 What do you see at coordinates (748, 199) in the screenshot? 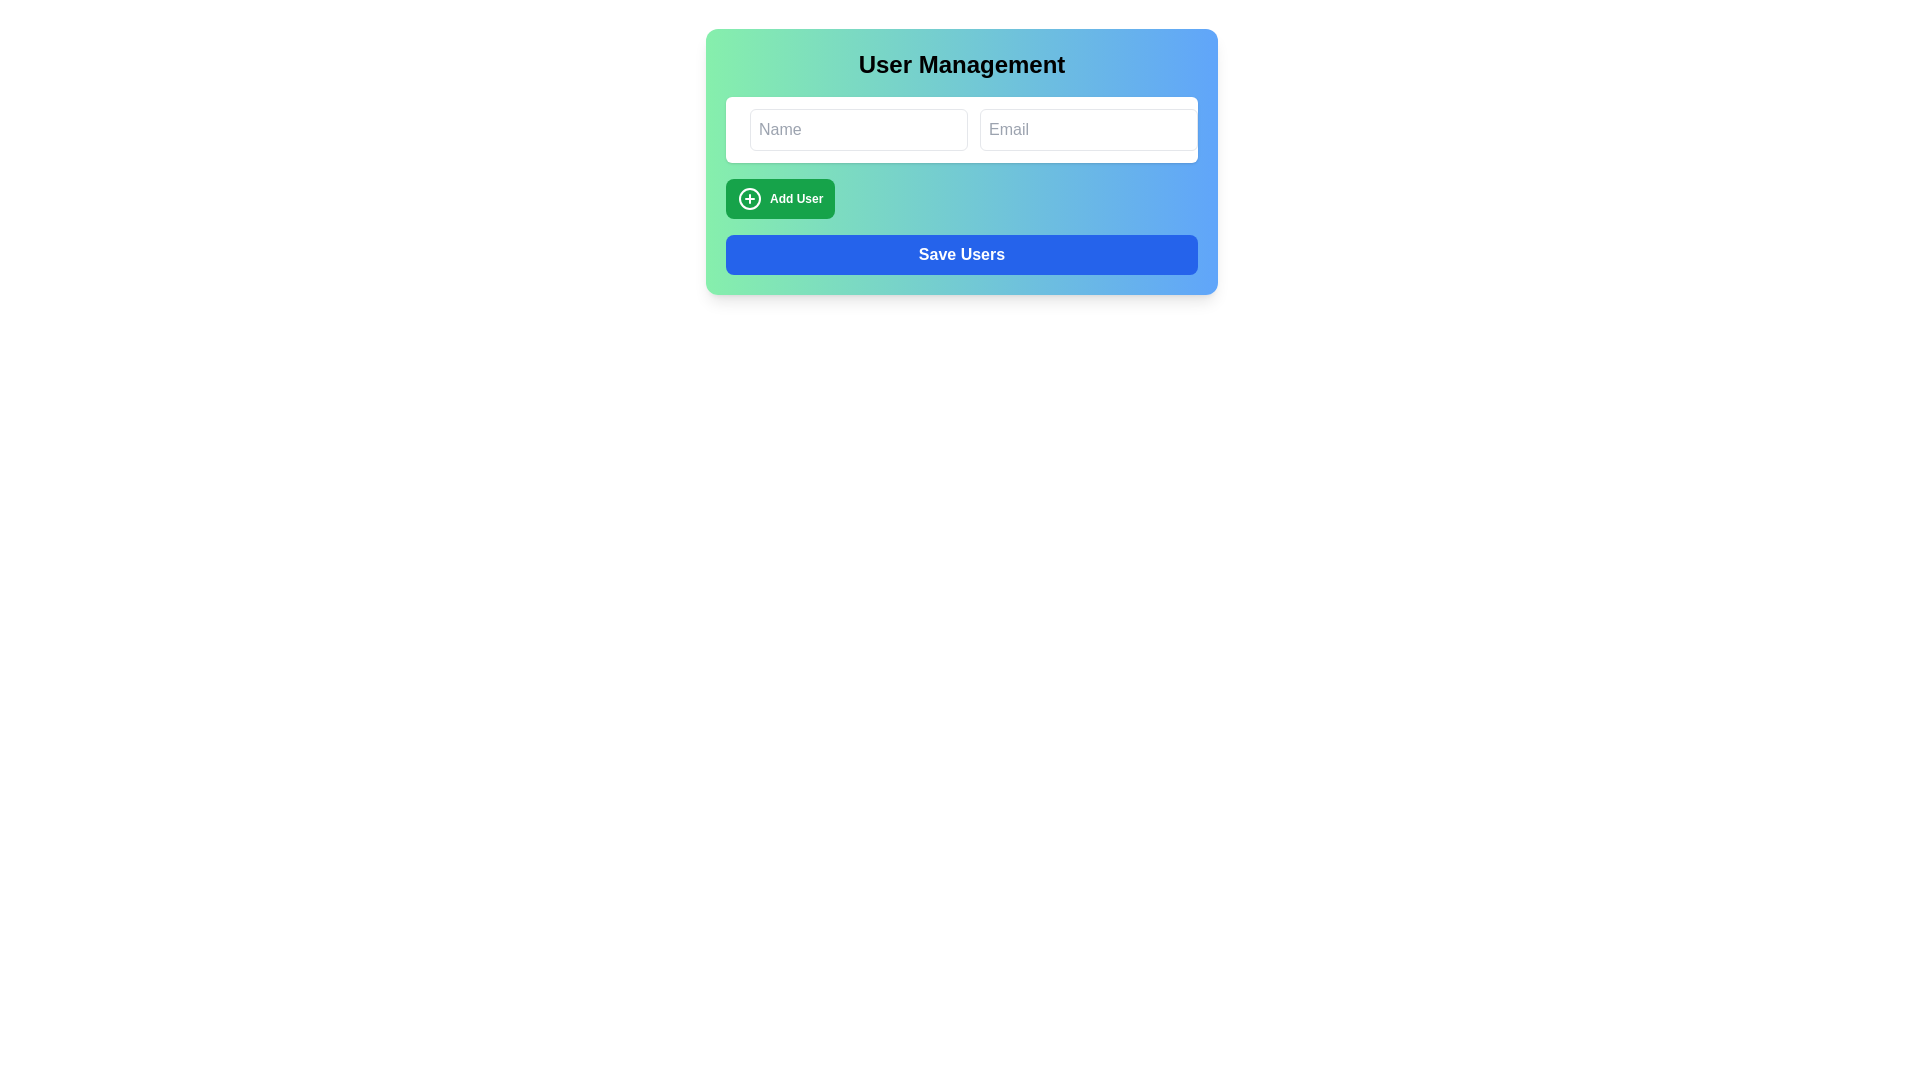
I see `the circular icon with a green background and white plus symbol (+) for visual feedback, which is located to the left of the 'Add User' button` at bounding box center [748, 199].